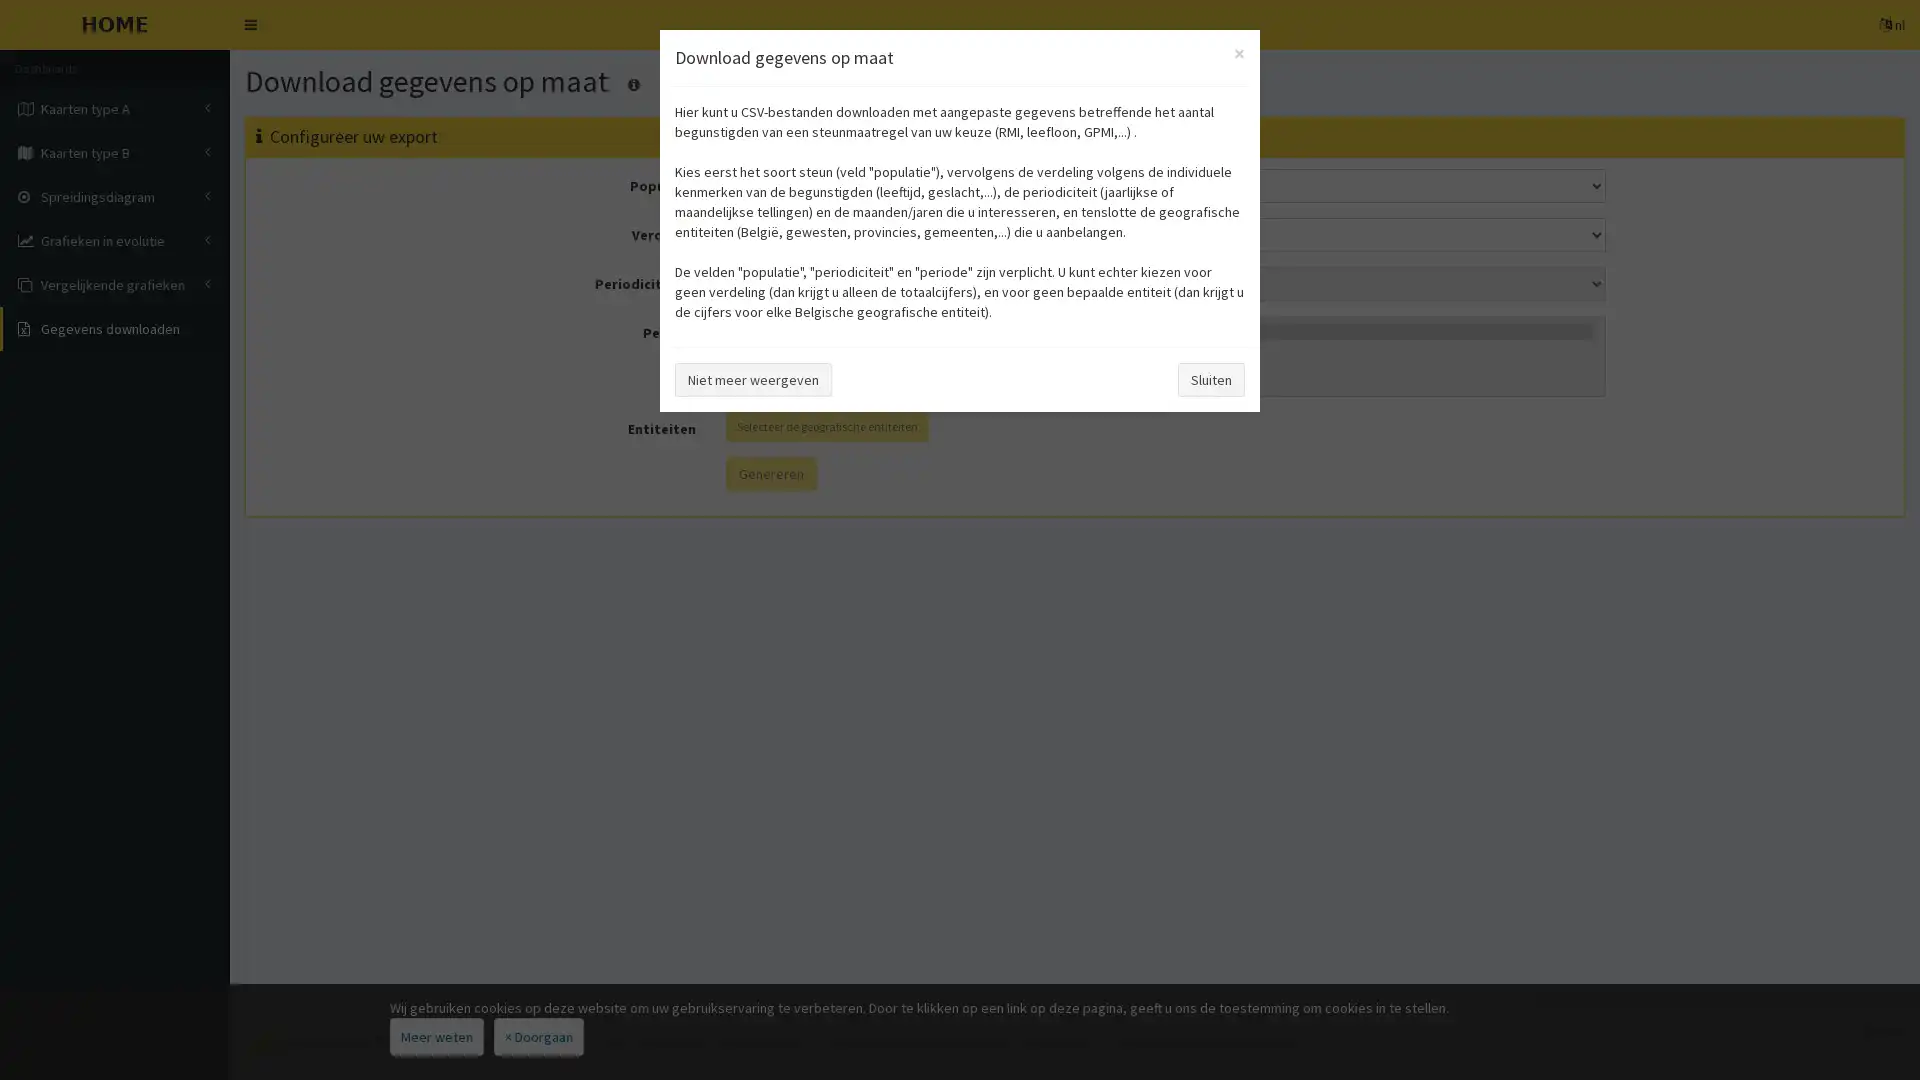 This screenshot has height=1080, width=1920. Describe the element at coordinates (826, 424) in the screenshot. I see `Selecteer de geografische entiteiten` at that location.